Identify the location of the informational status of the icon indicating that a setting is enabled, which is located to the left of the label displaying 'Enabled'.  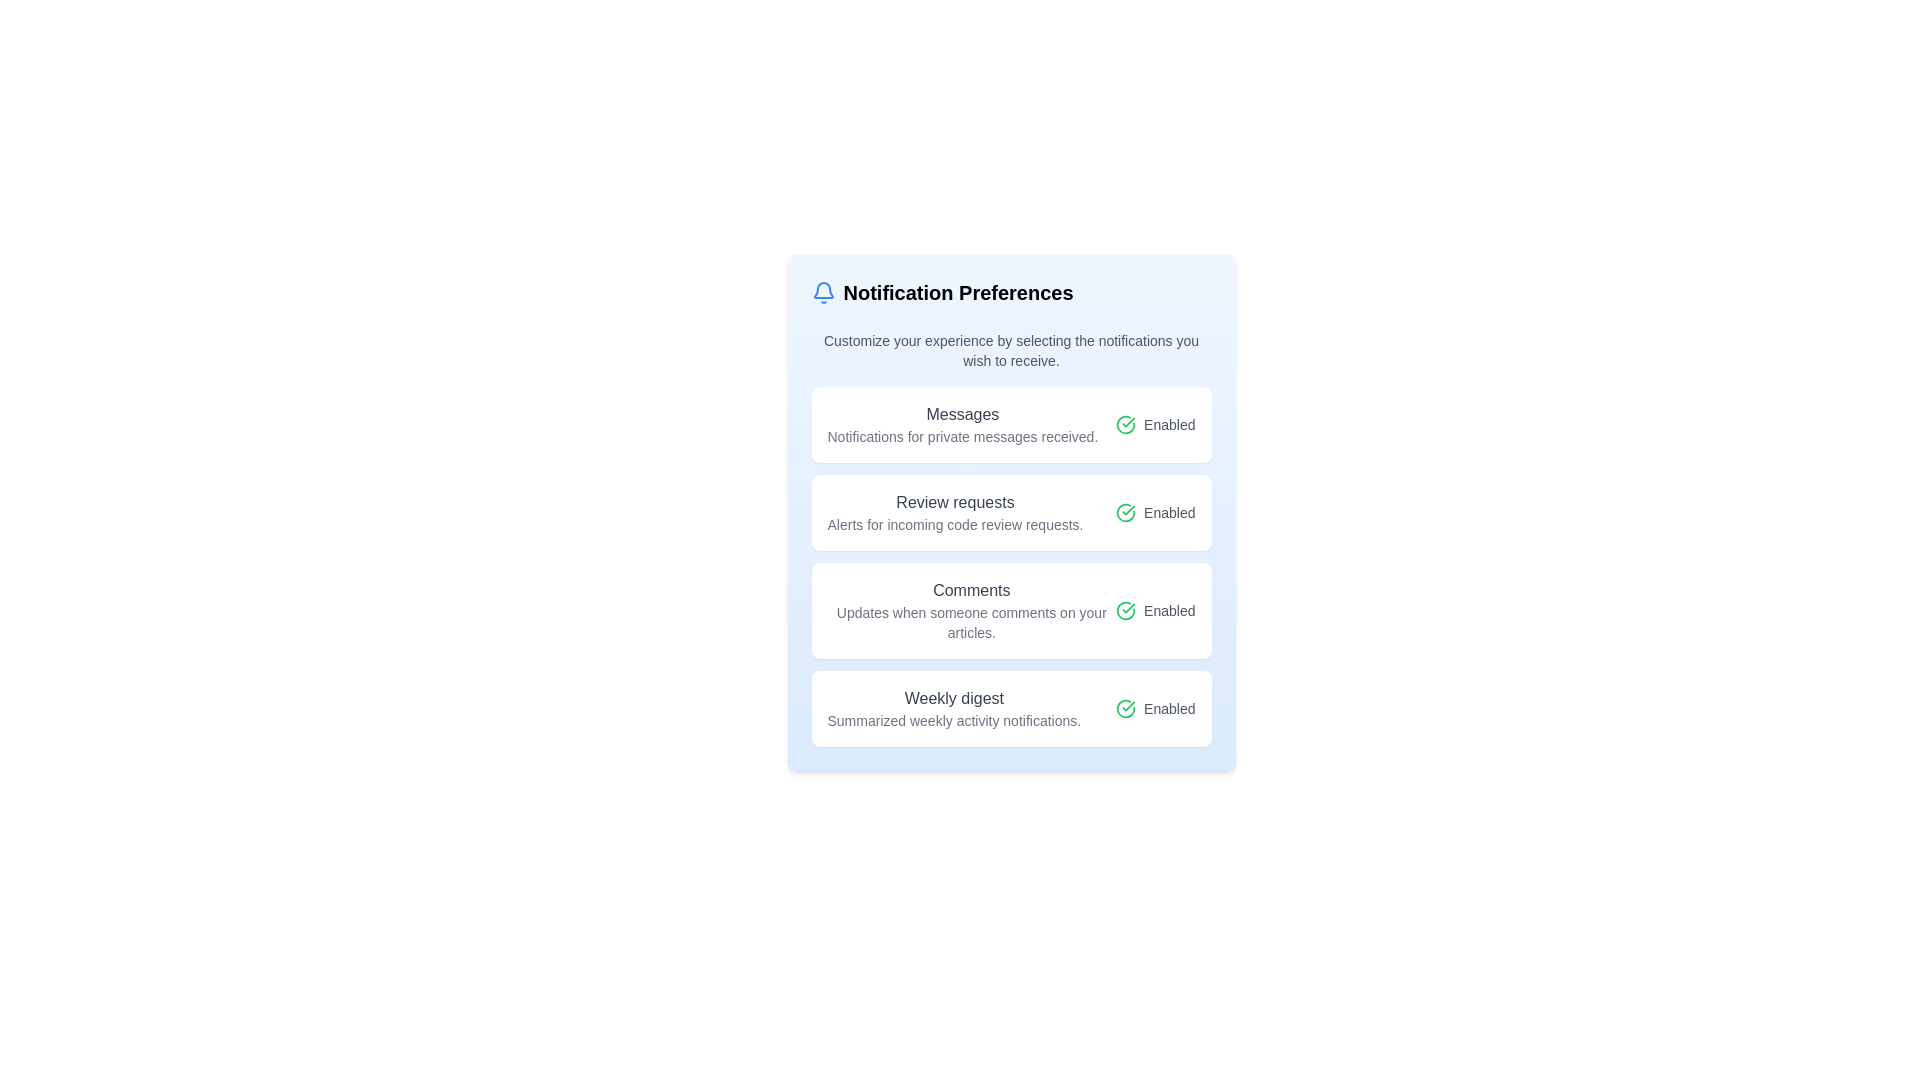
(1126, 708).